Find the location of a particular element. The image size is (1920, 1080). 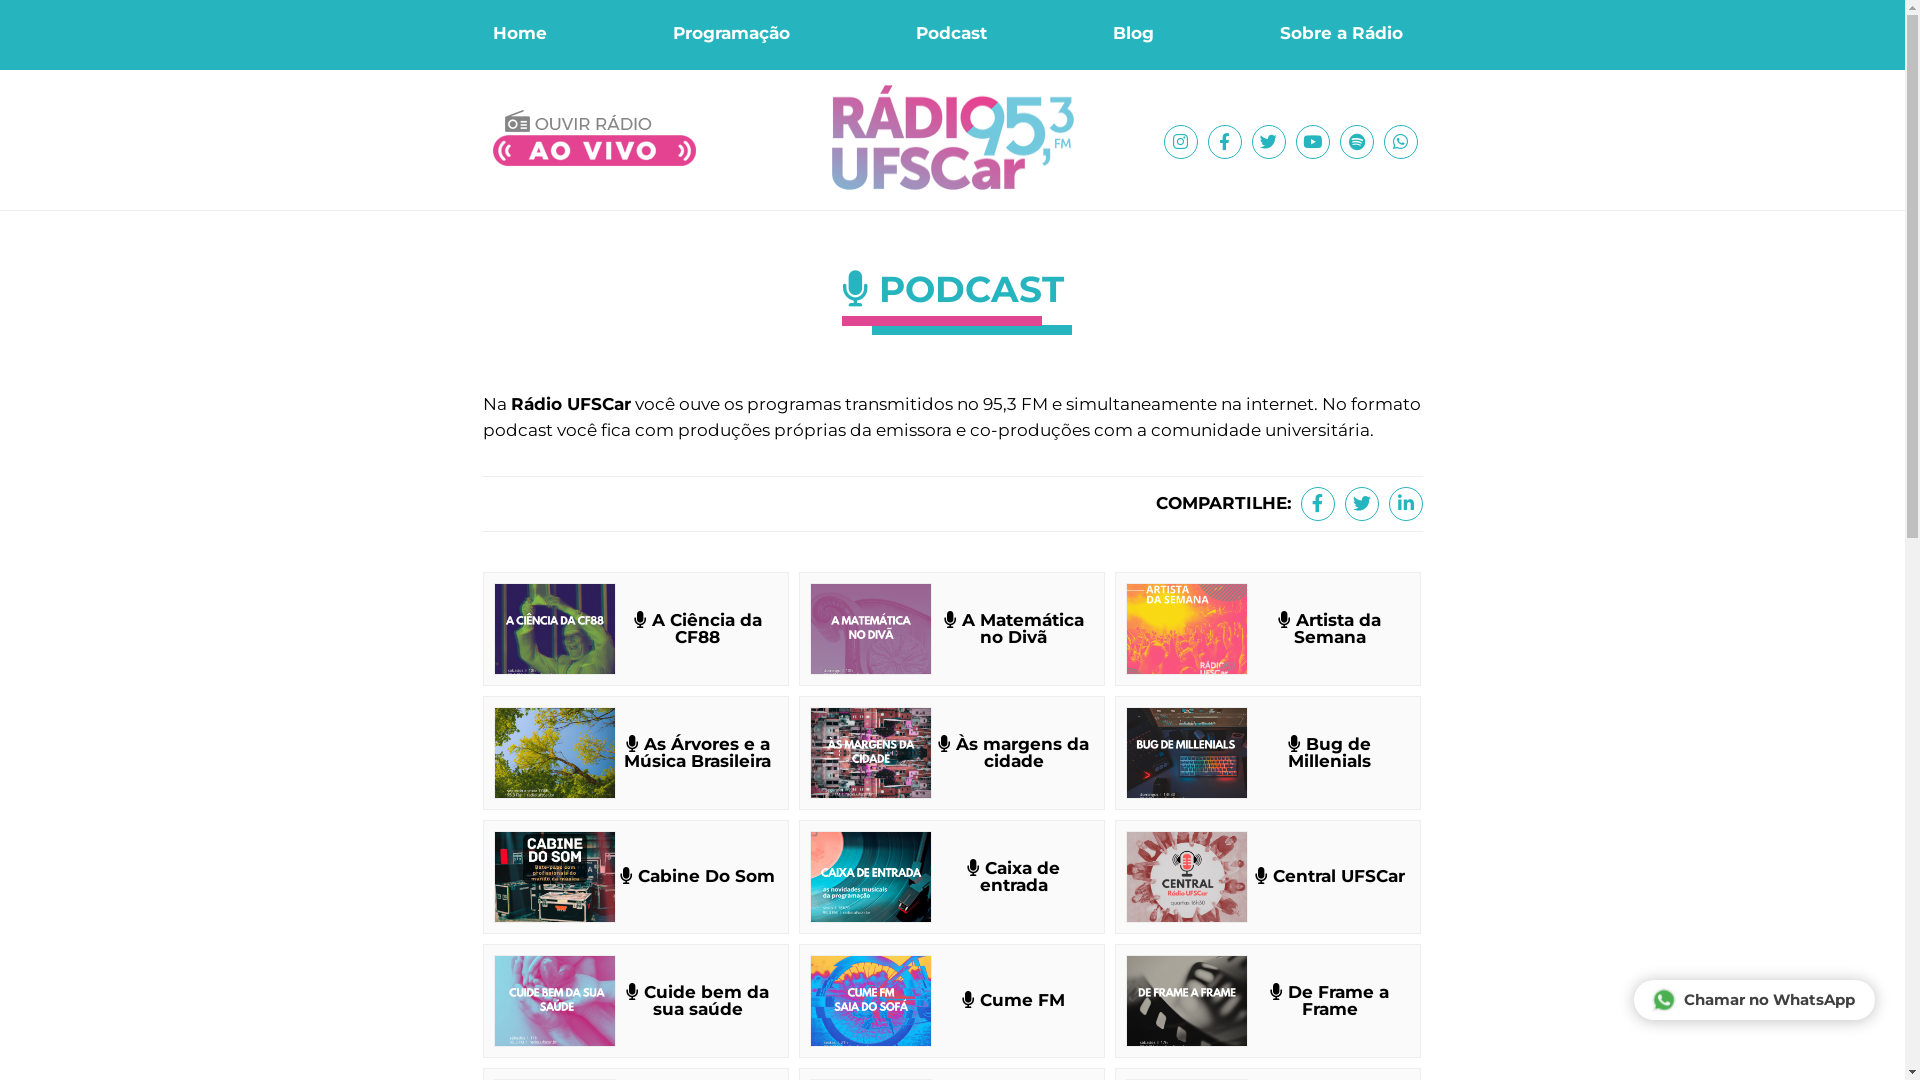

'Cume FM' is located at coordinates (950, 1001).